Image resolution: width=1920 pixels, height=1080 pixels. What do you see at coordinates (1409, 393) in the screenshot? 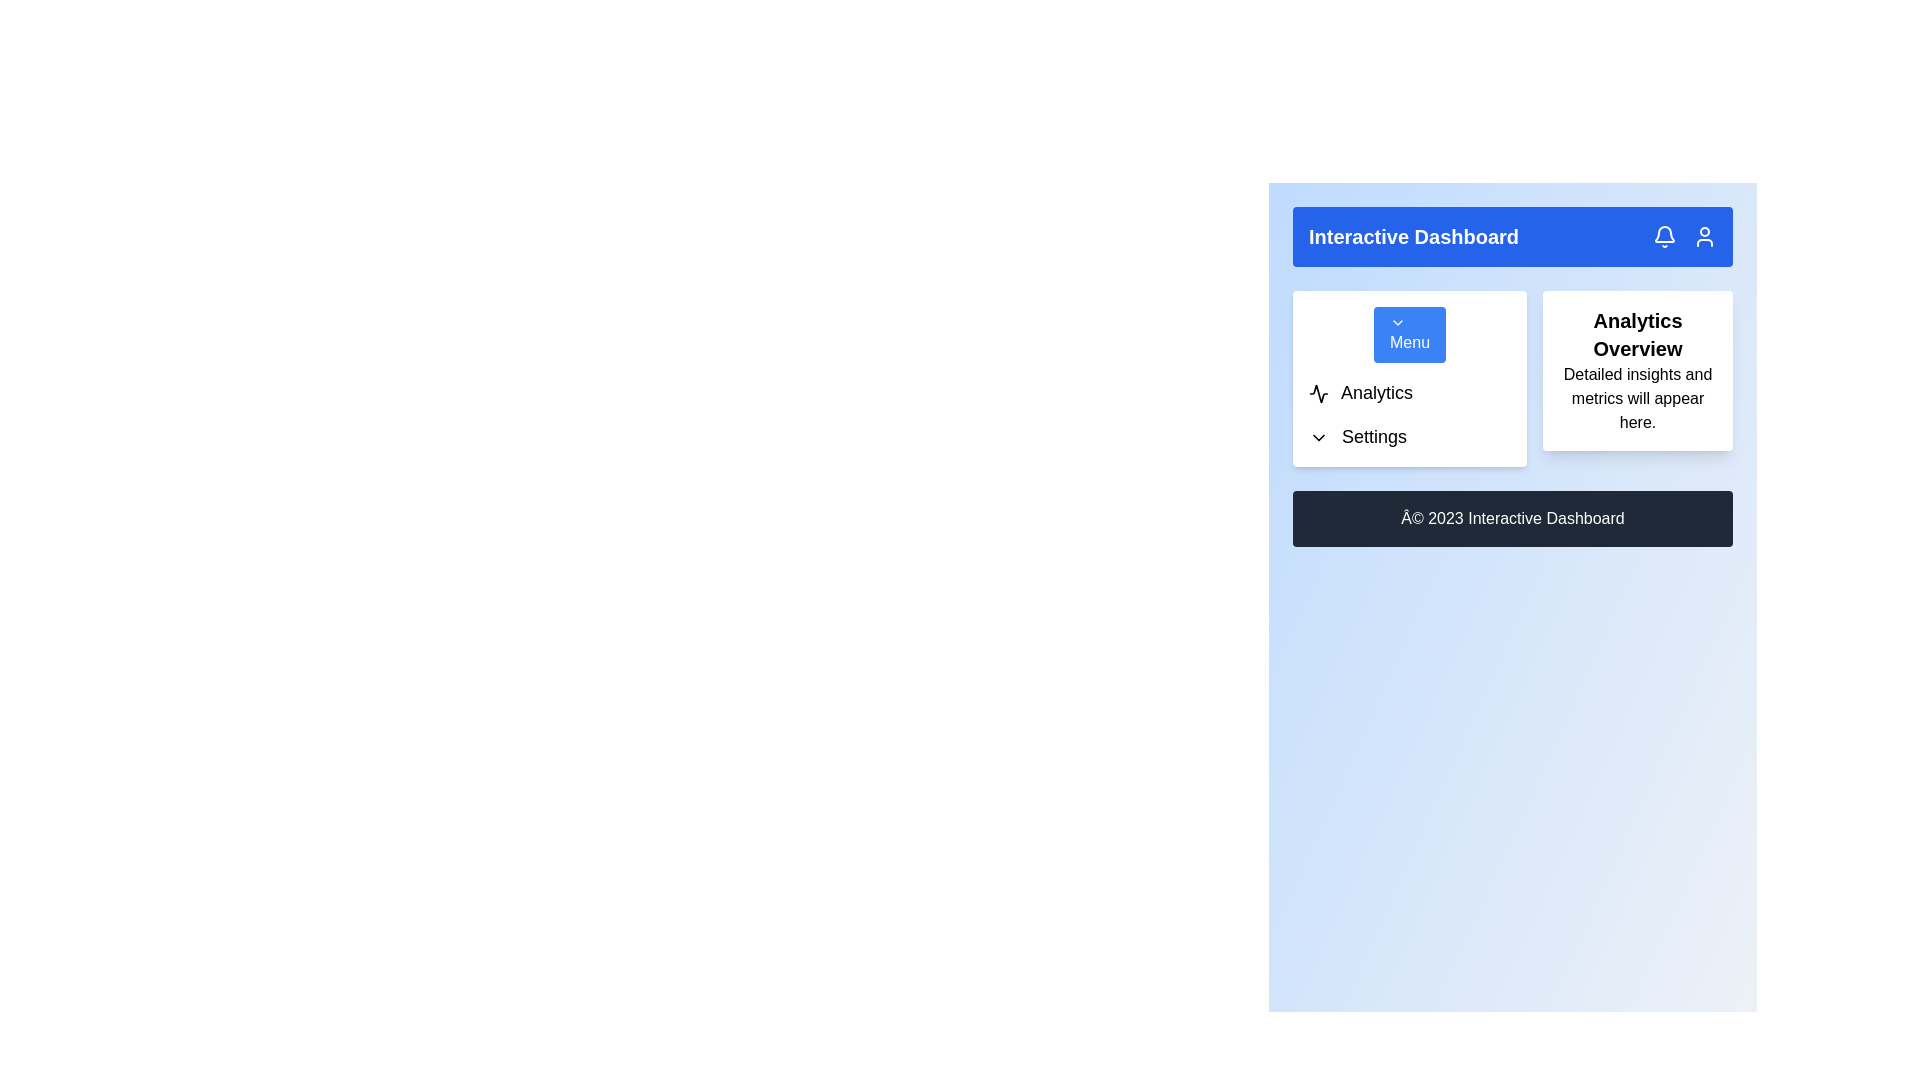
I see `the 'Analytics' button, which is styled with bold text and an icon resembling a waveform, located in the left section of the interface above 'Settings' and below the 'Menu' dropdown, to potentially reveal a tooltip or visual feedback` at bounding box center [1409, 393].